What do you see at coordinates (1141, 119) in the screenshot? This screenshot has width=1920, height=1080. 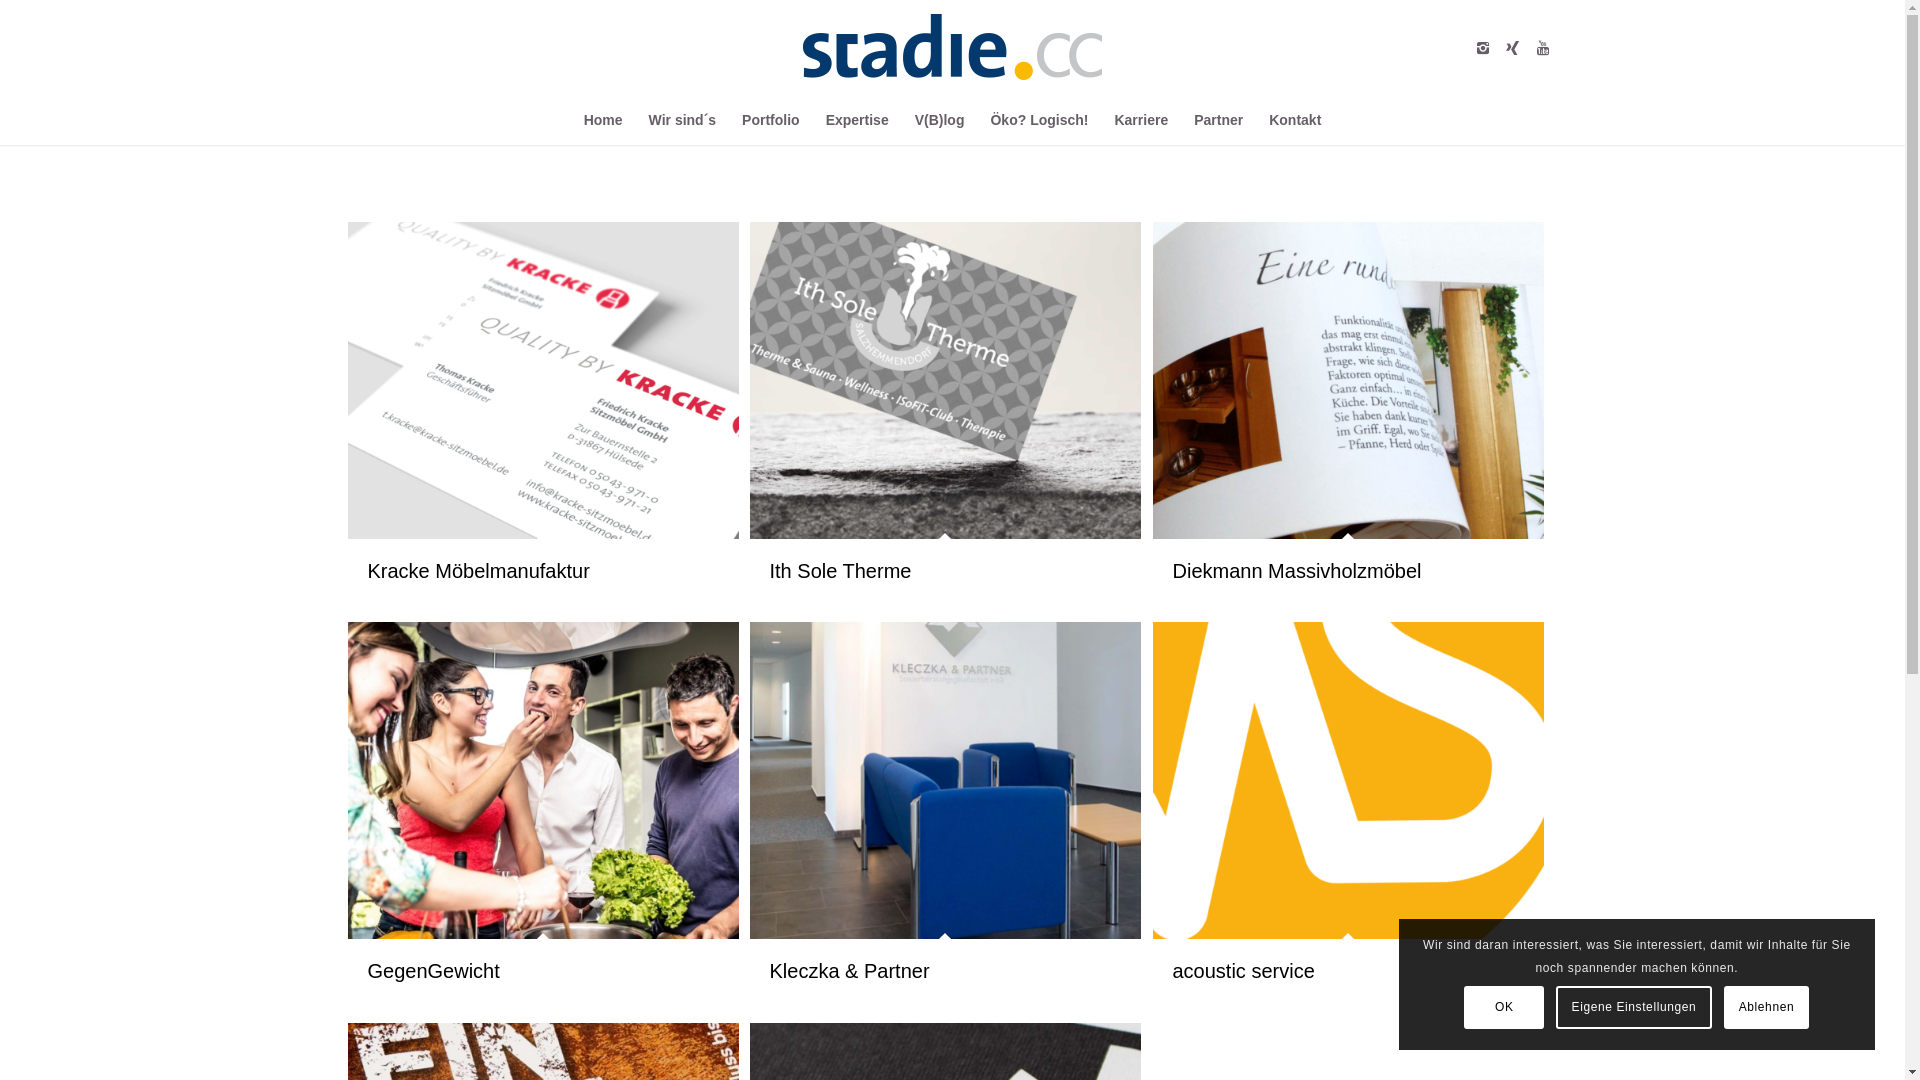 I see `'Karriere'` at bounding box center [1141, 119].